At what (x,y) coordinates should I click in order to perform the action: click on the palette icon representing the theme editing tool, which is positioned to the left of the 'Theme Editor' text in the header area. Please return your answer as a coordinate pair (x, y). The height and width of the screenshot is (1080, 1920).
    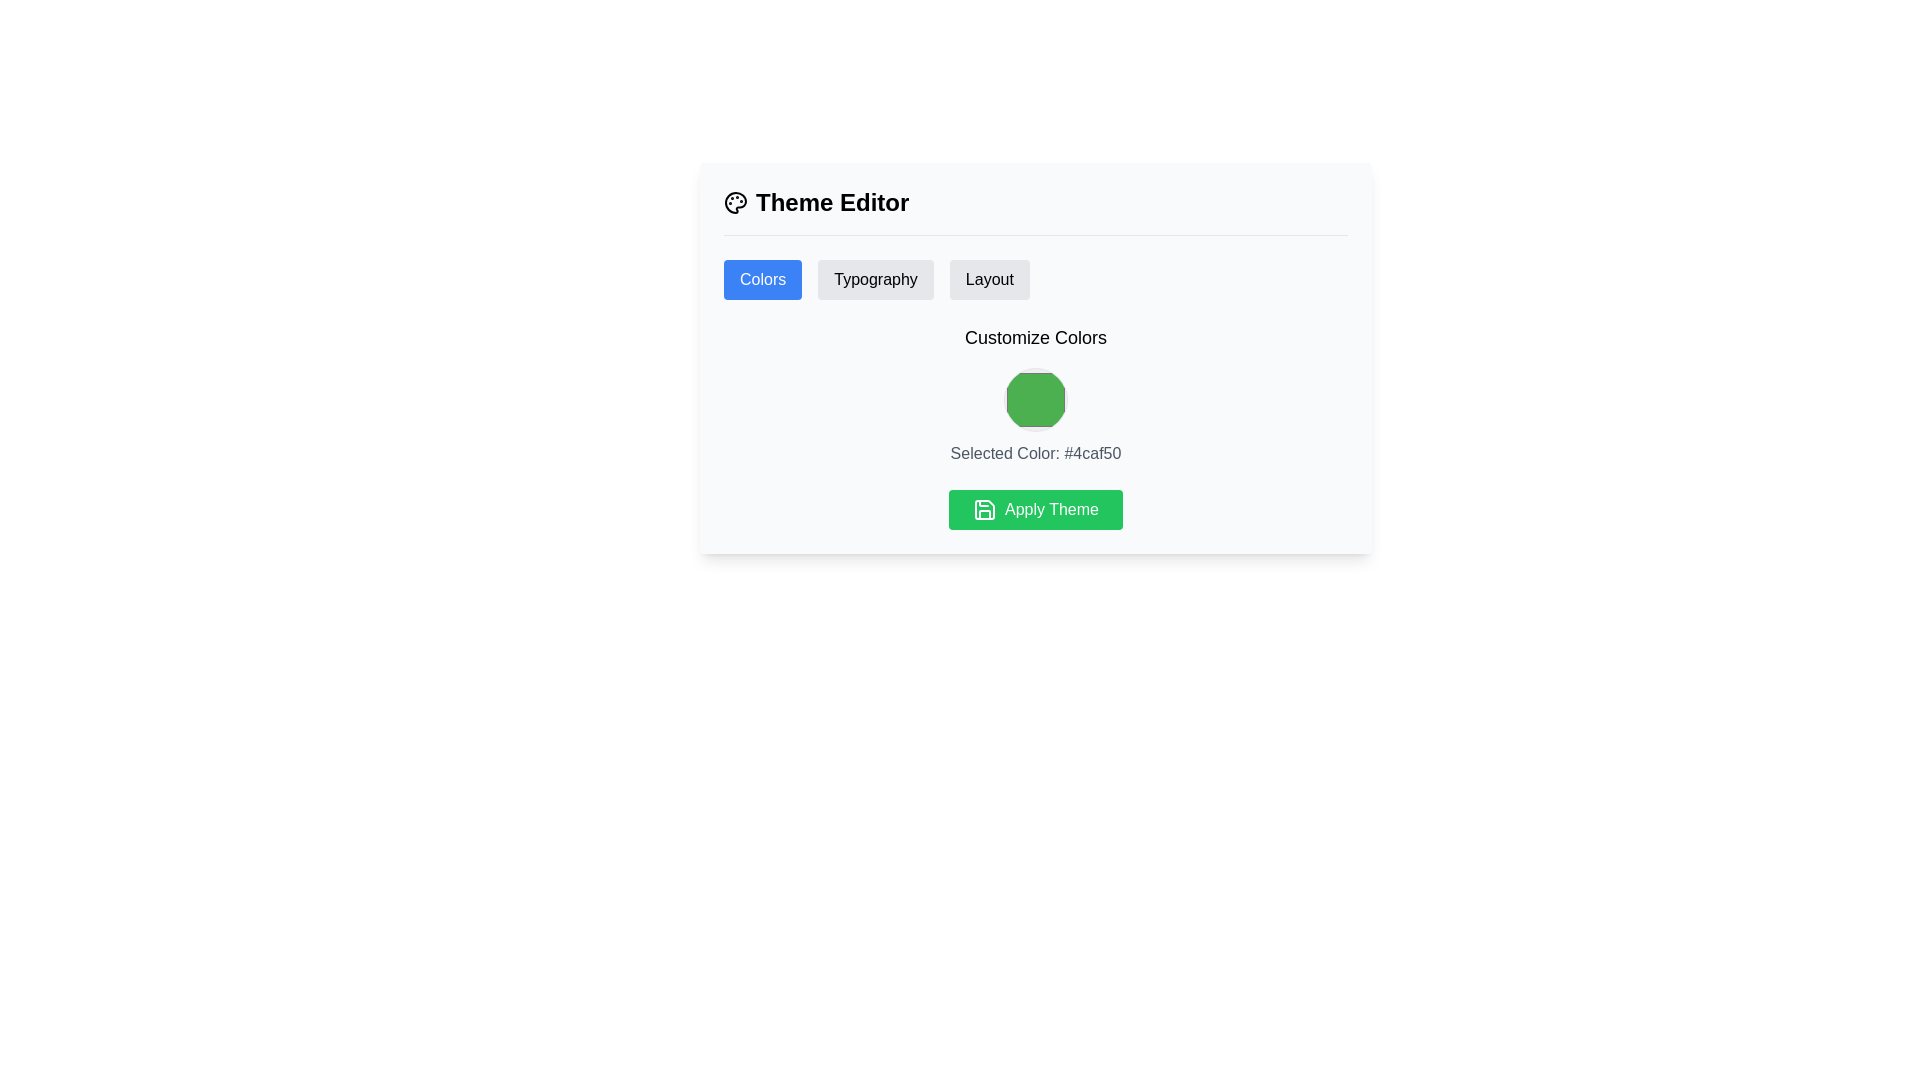
    Looking at the image, I should click on (734, 203).